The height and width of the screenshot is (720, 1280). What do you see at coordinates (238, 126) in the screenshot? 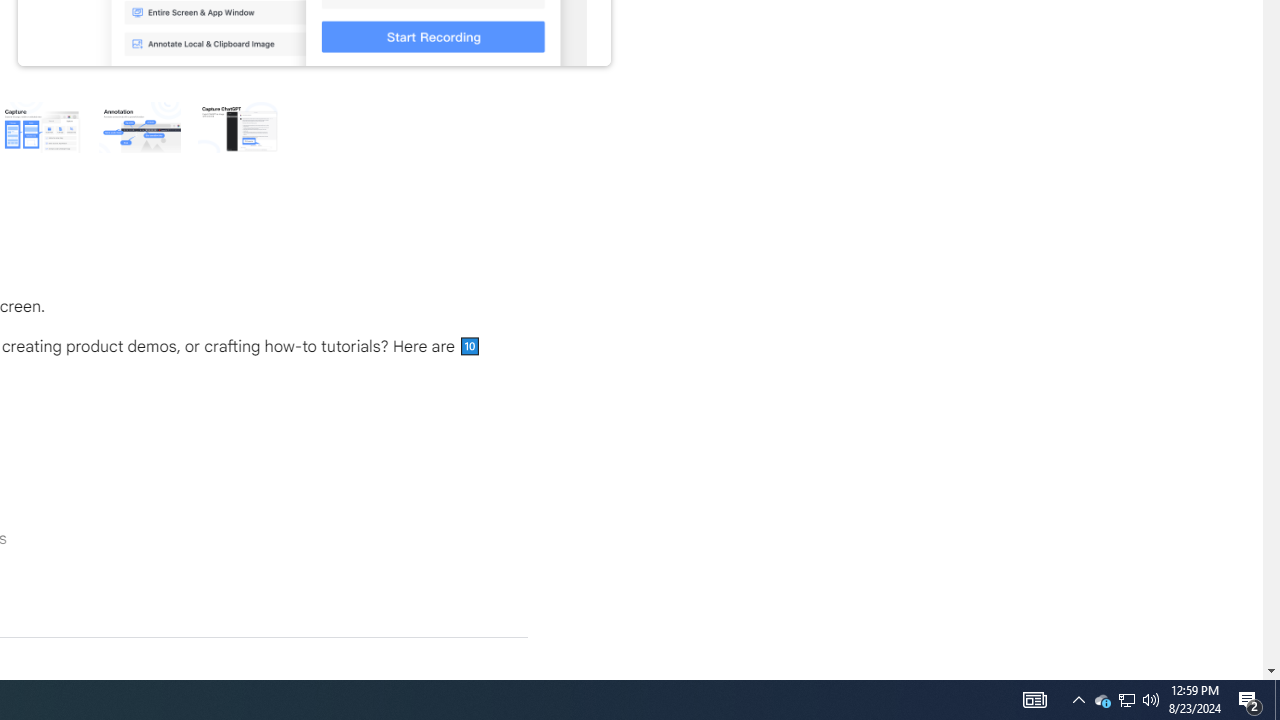
I see `'Preview slide 6'` at bounding box center [238, 126].